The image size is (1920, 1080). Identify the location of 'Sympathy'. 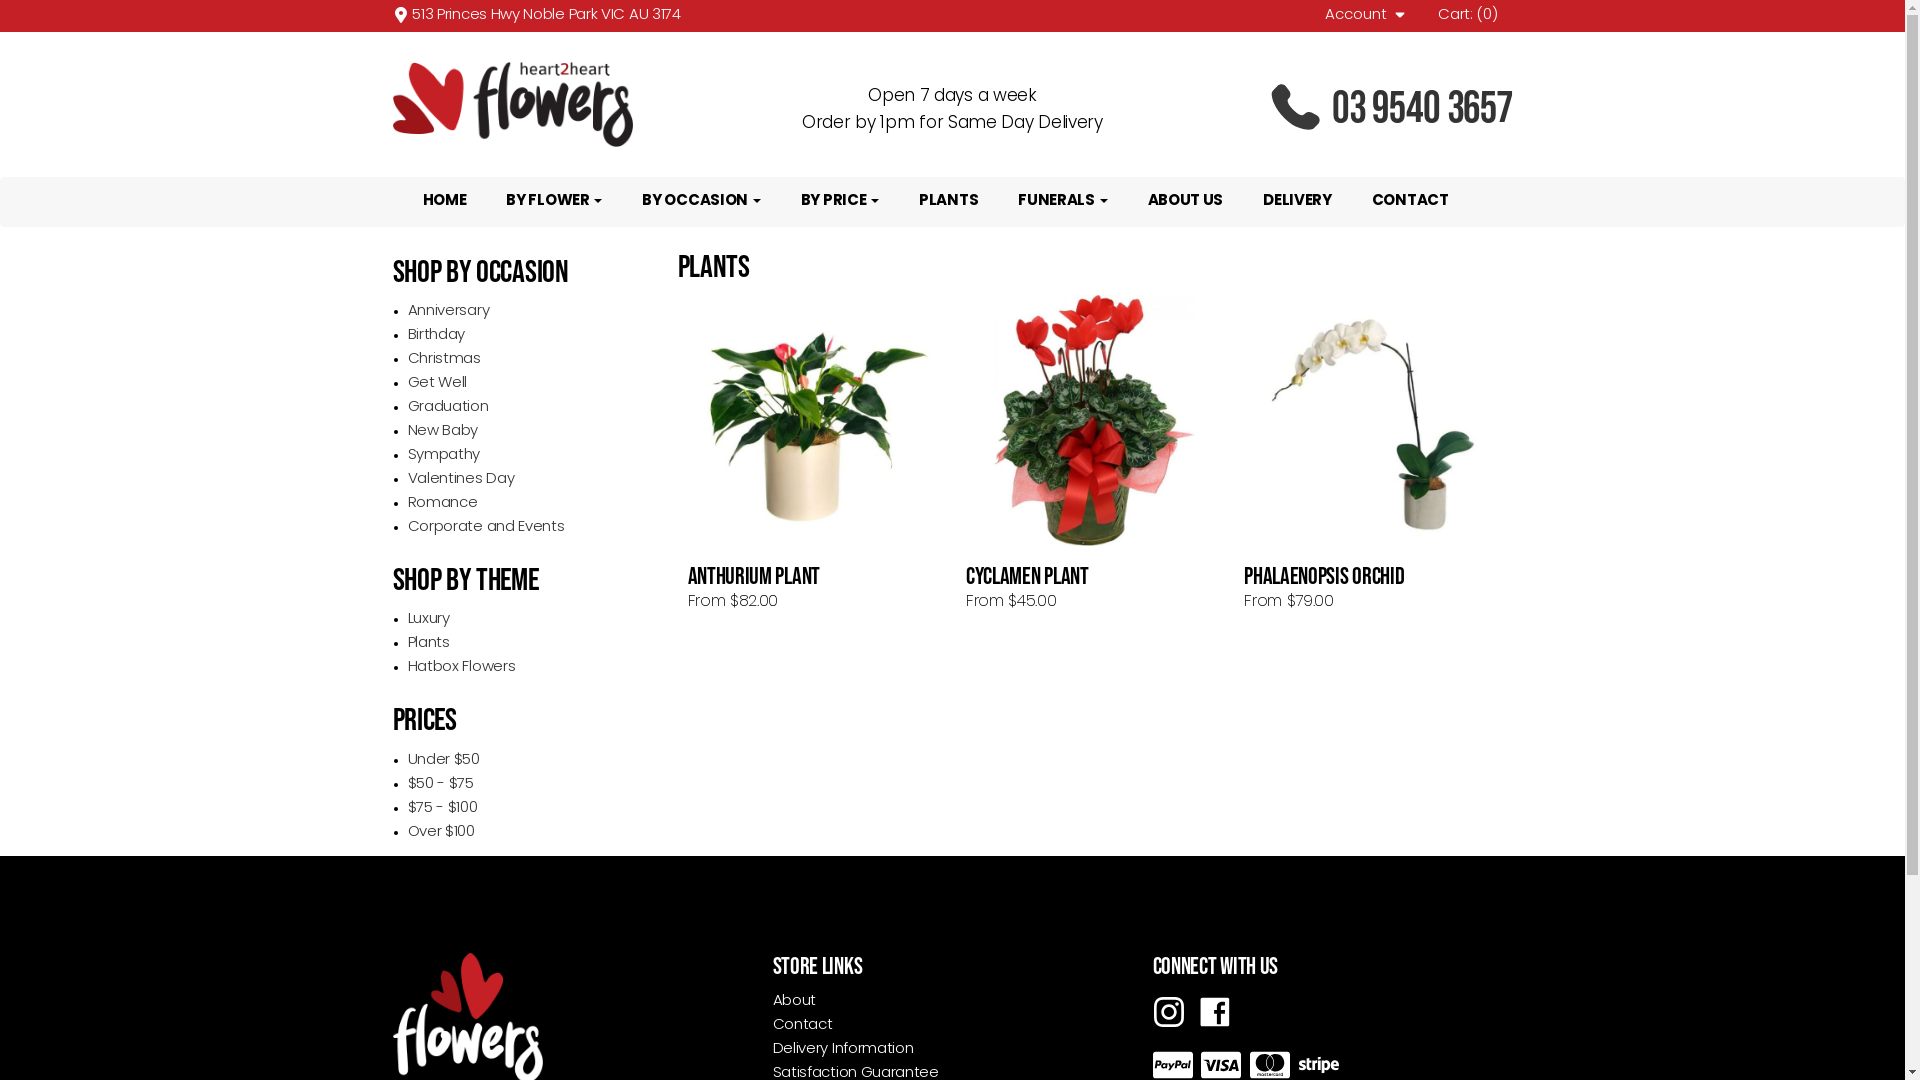
(443, 455).